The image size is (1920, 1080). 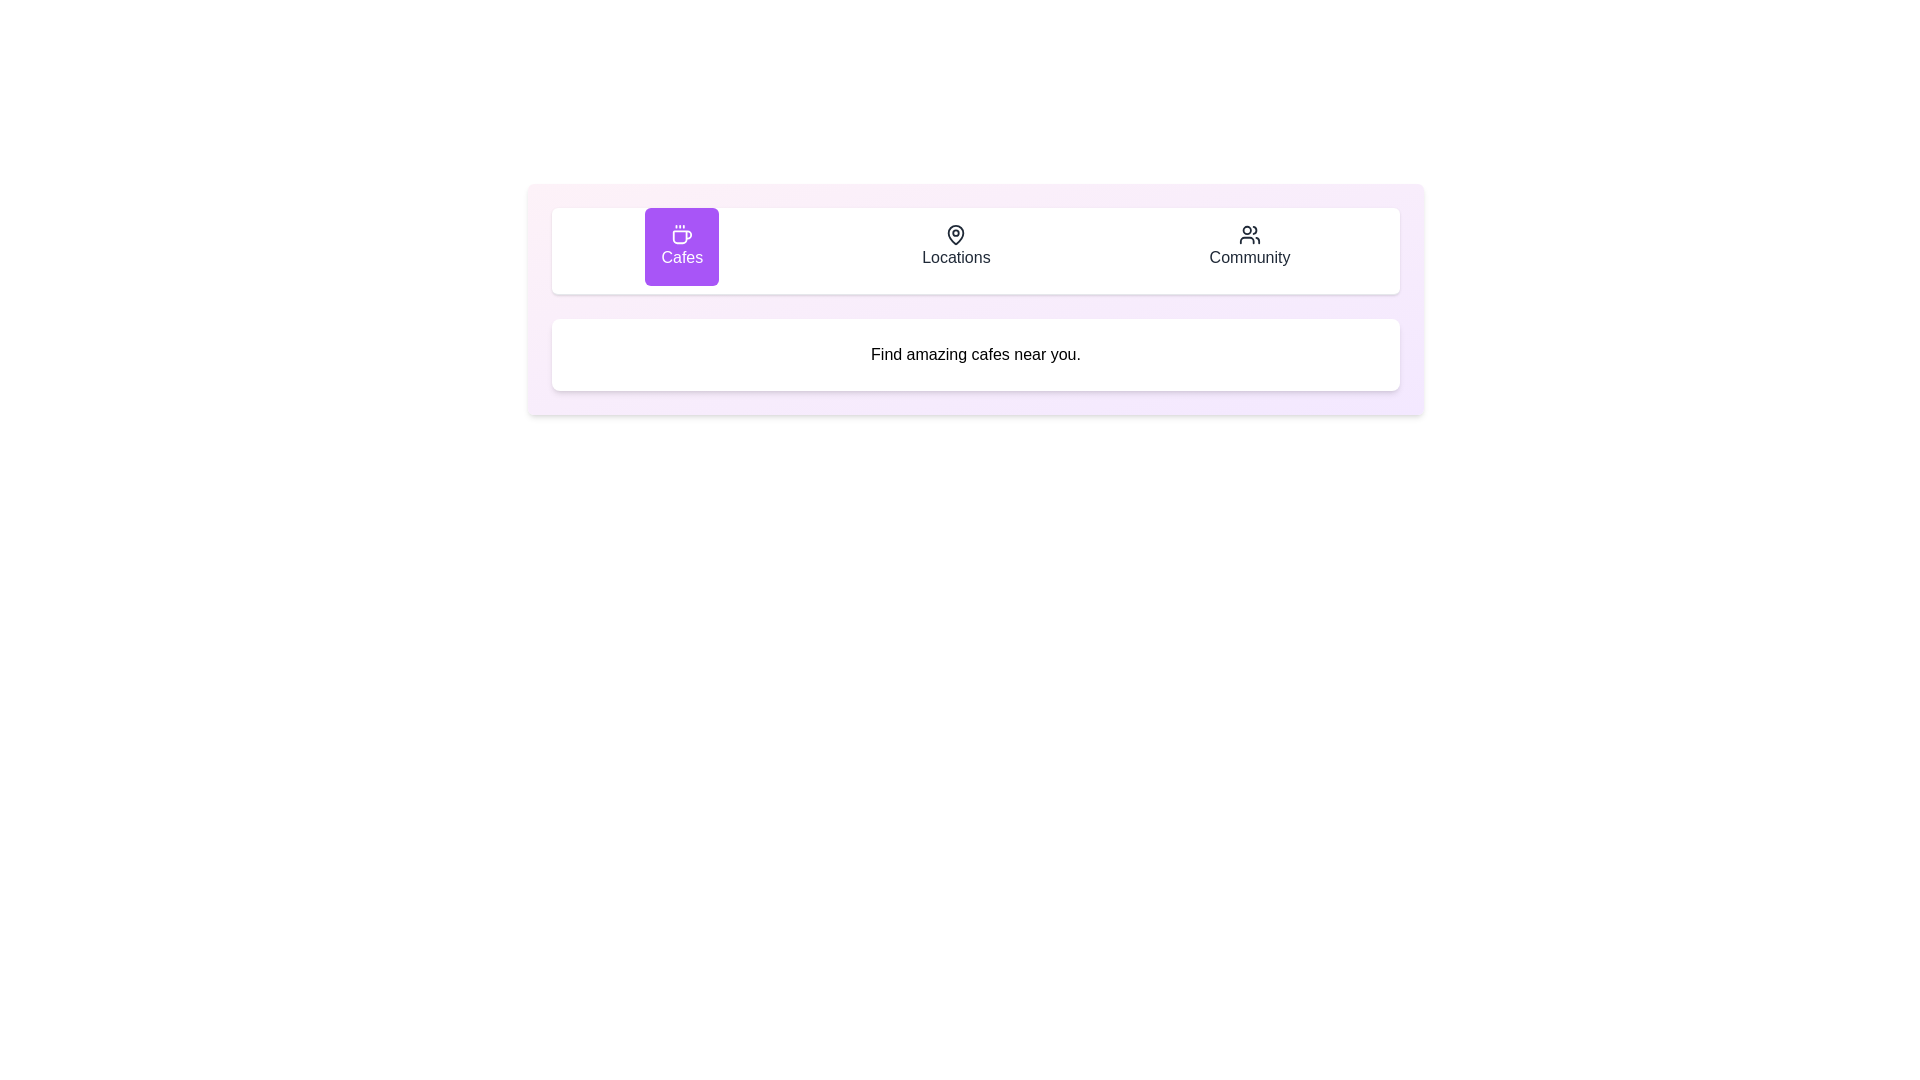 What do you see at coordinates (955, 234) in the screenshot?
I see `the pin-shaped icon resembling a map marker located centrally above the text 'Locations'` at bounding box center [955, 234].